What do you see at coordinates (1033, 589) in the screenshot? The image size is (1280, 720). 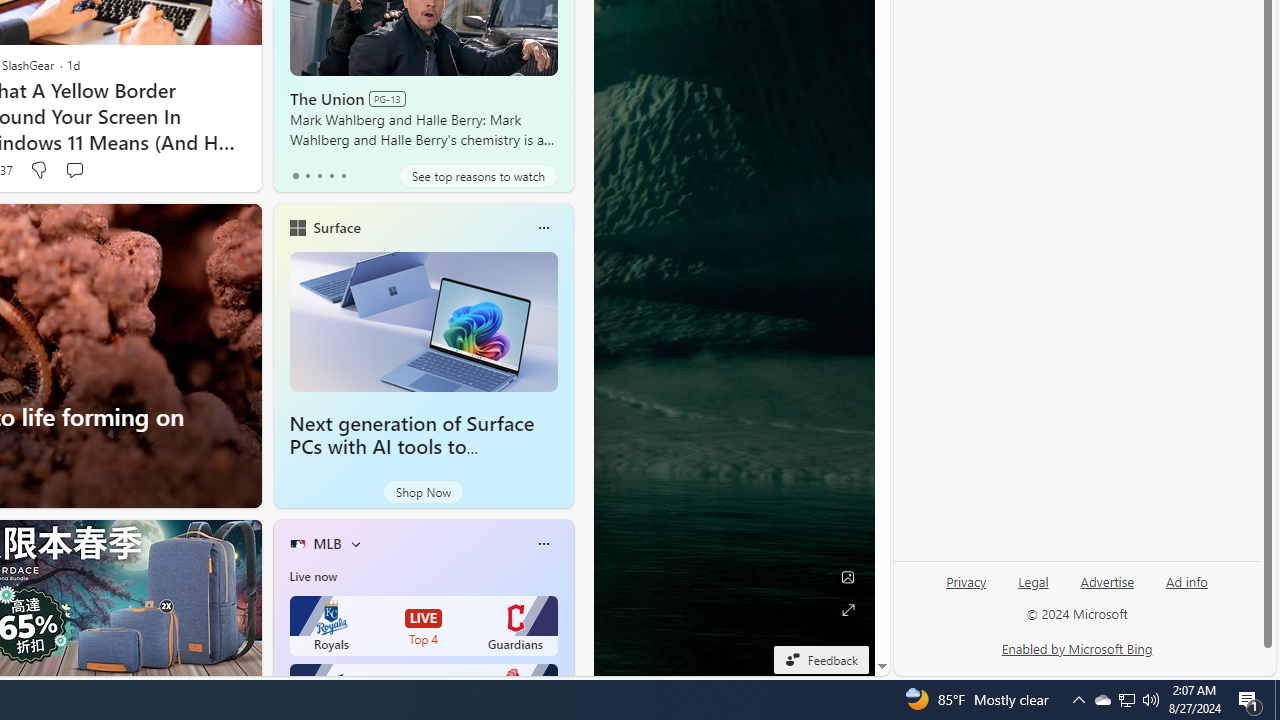 I see `'Legal'` at bounding box center [1033, 589].